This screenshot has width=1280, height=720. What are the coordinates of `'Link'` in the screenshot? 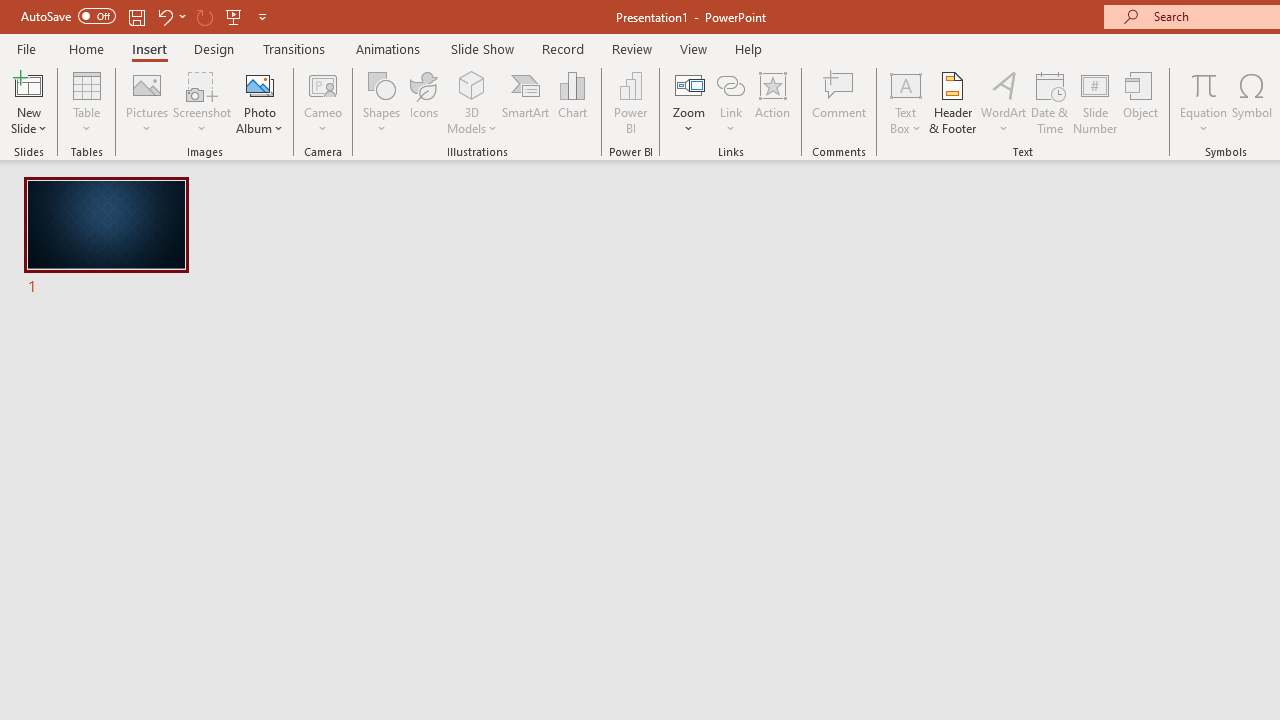 It's located at (730, 103).